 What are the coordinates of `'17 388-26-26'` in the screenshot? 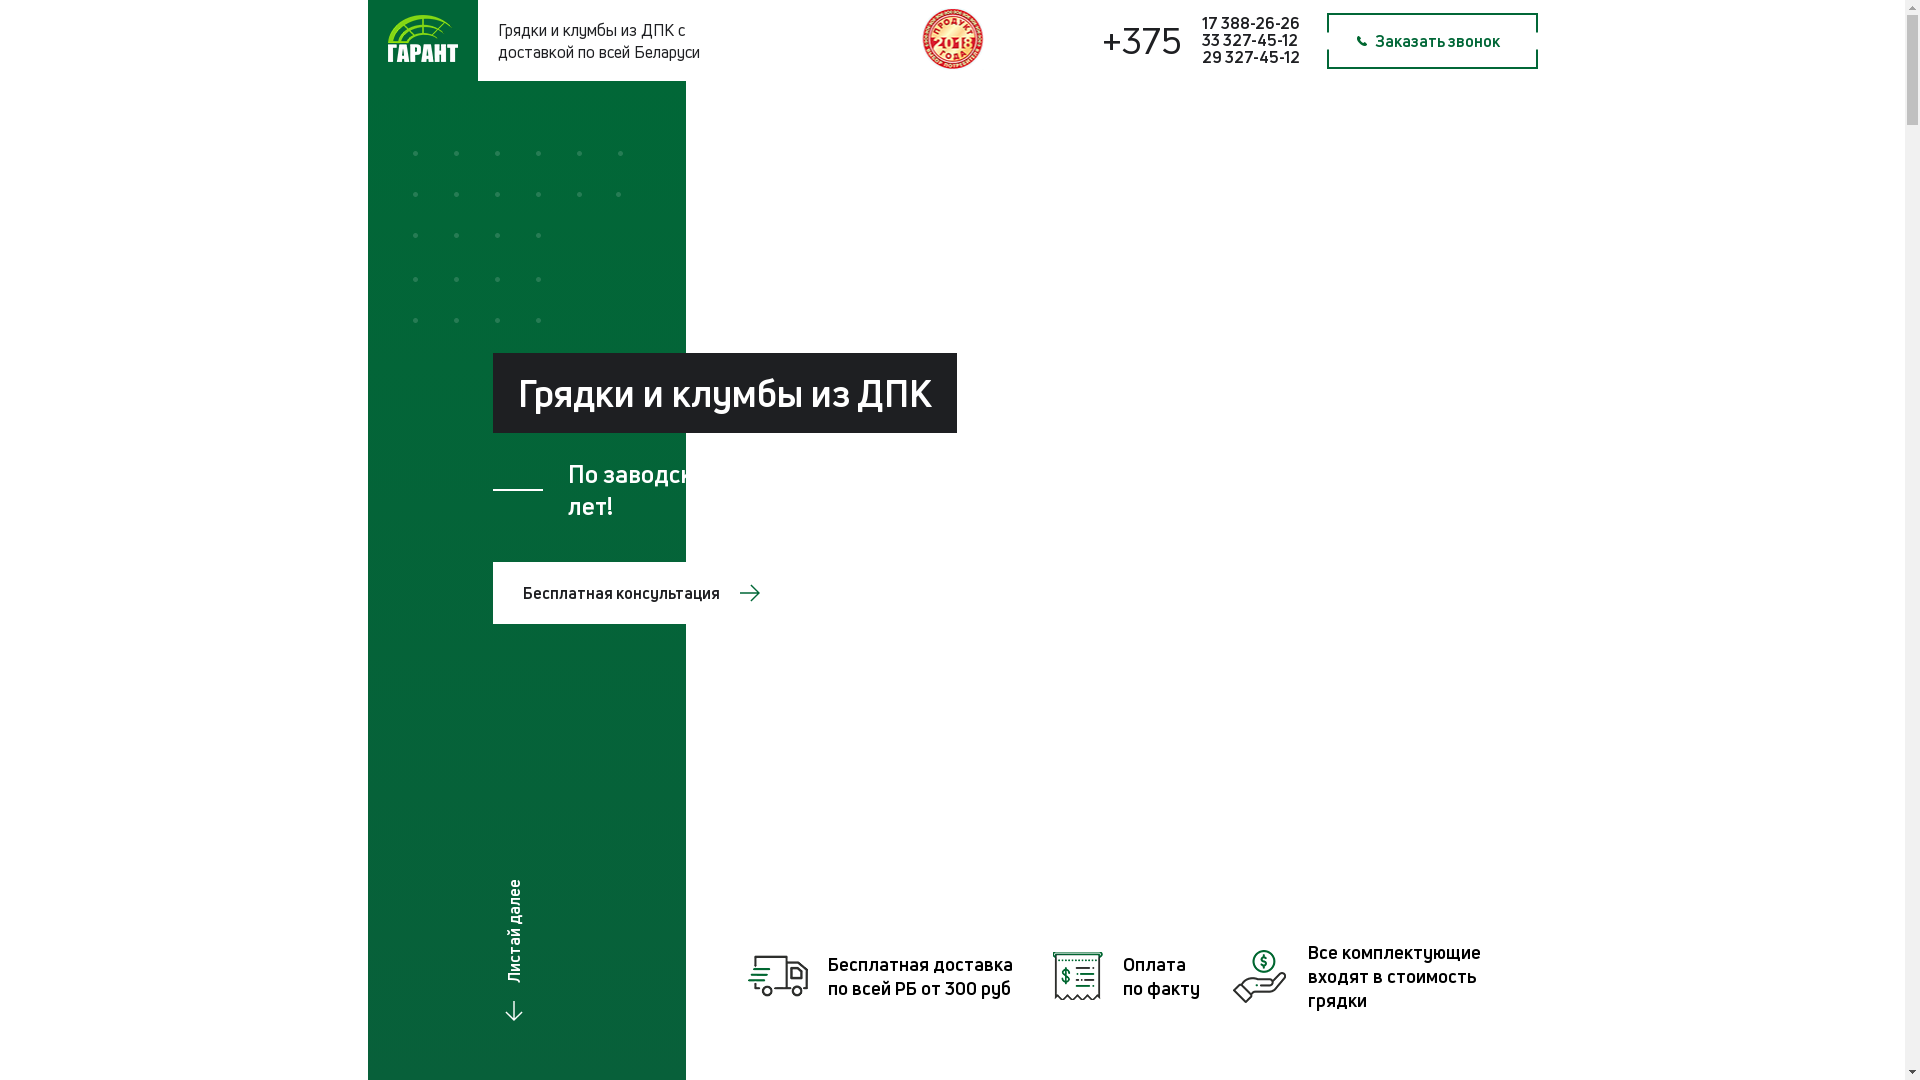 It's located at (1250, 23).